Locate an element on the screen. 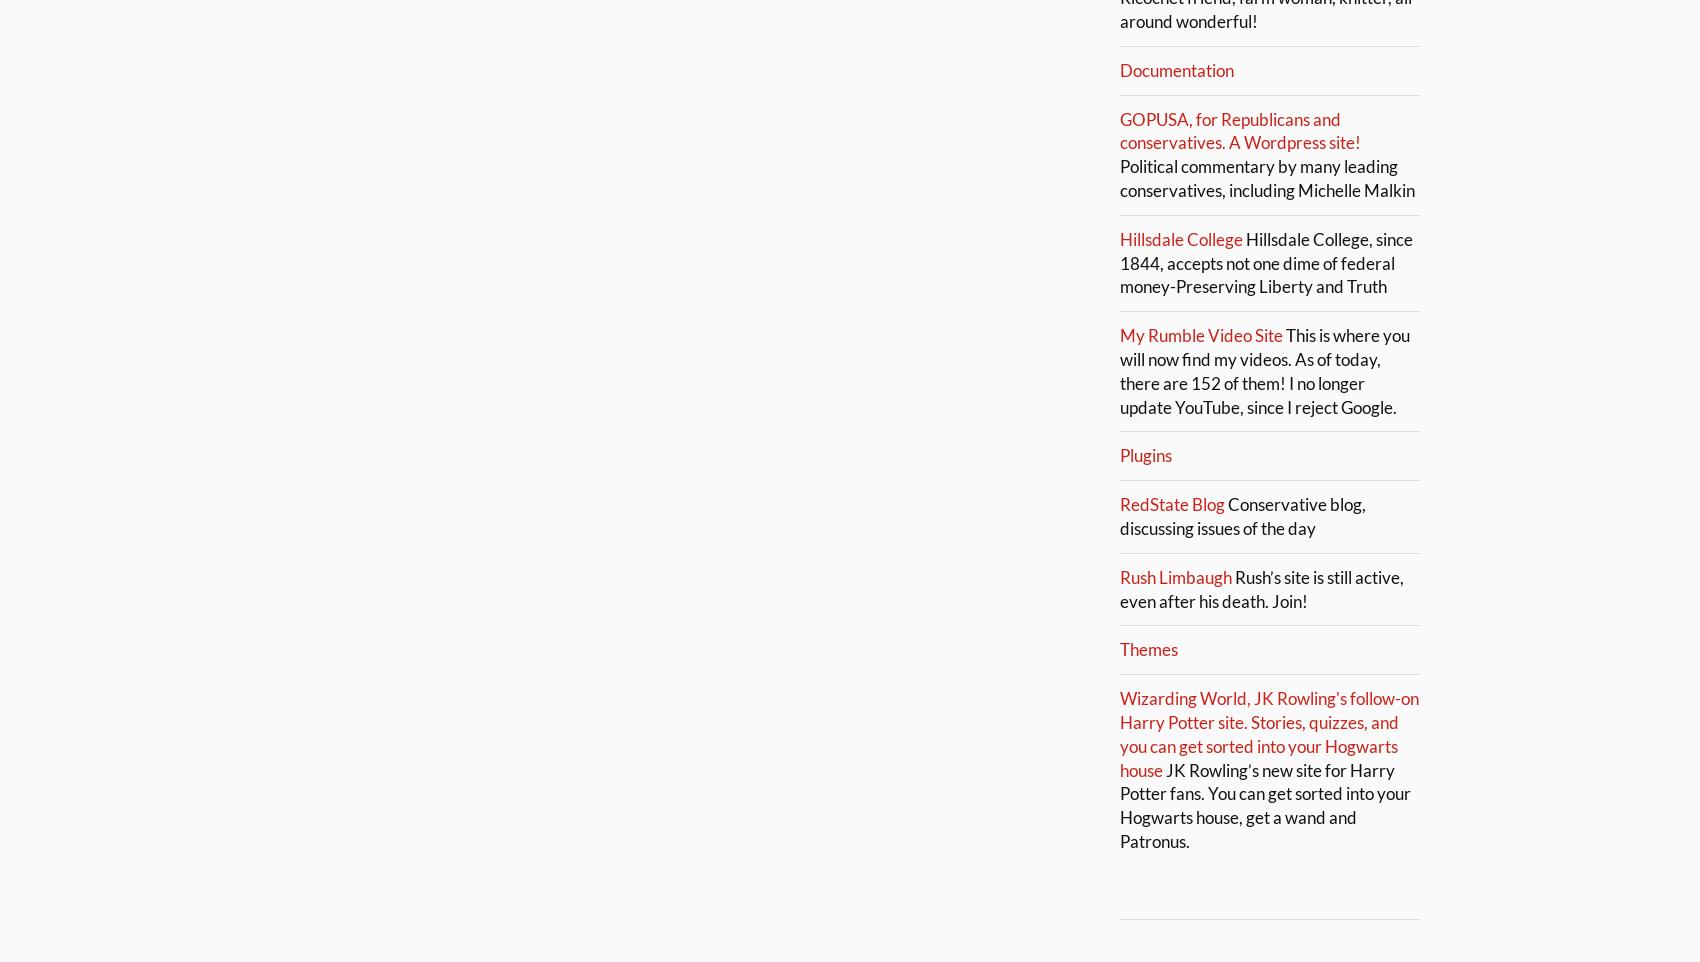  'My Rumble Video Site' is located at coordinates (1200, 334).